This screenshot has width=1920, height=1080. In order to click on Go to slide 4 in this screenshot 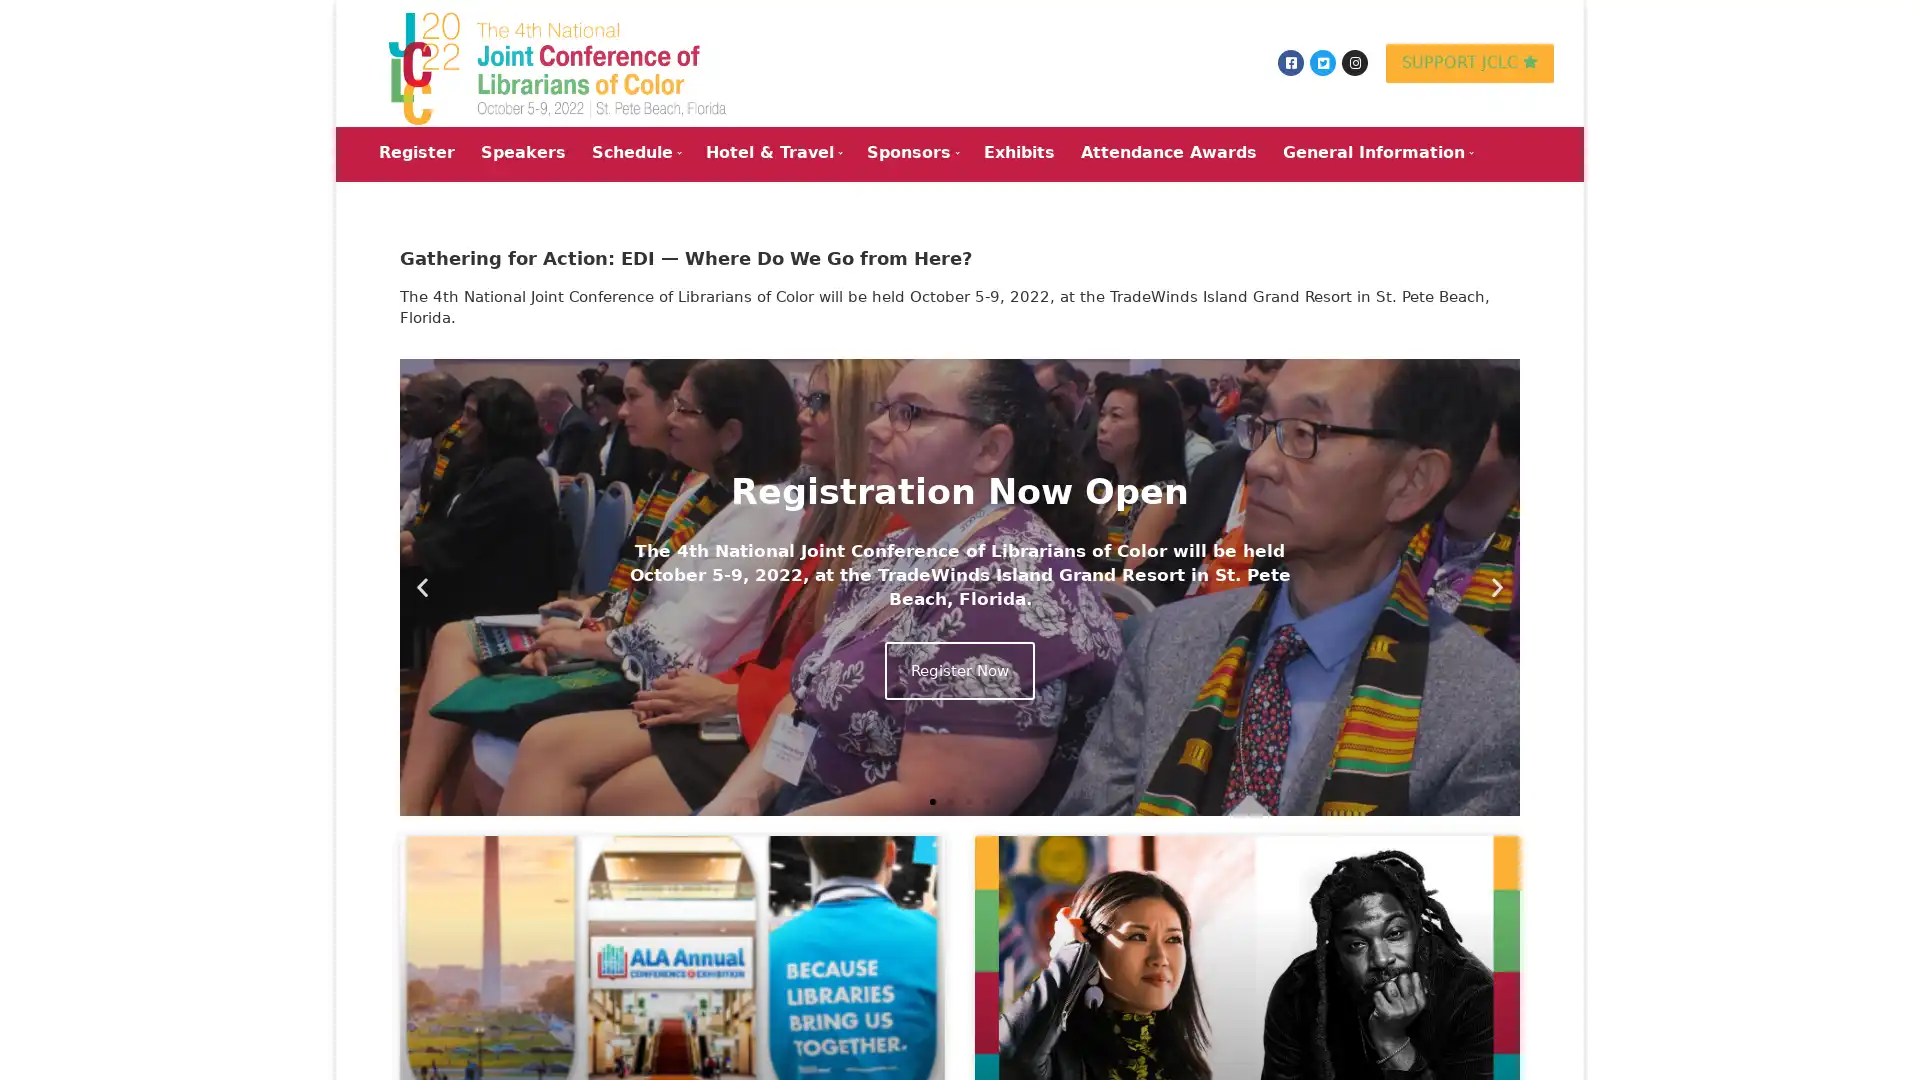, I will do `click(987, 800)`.